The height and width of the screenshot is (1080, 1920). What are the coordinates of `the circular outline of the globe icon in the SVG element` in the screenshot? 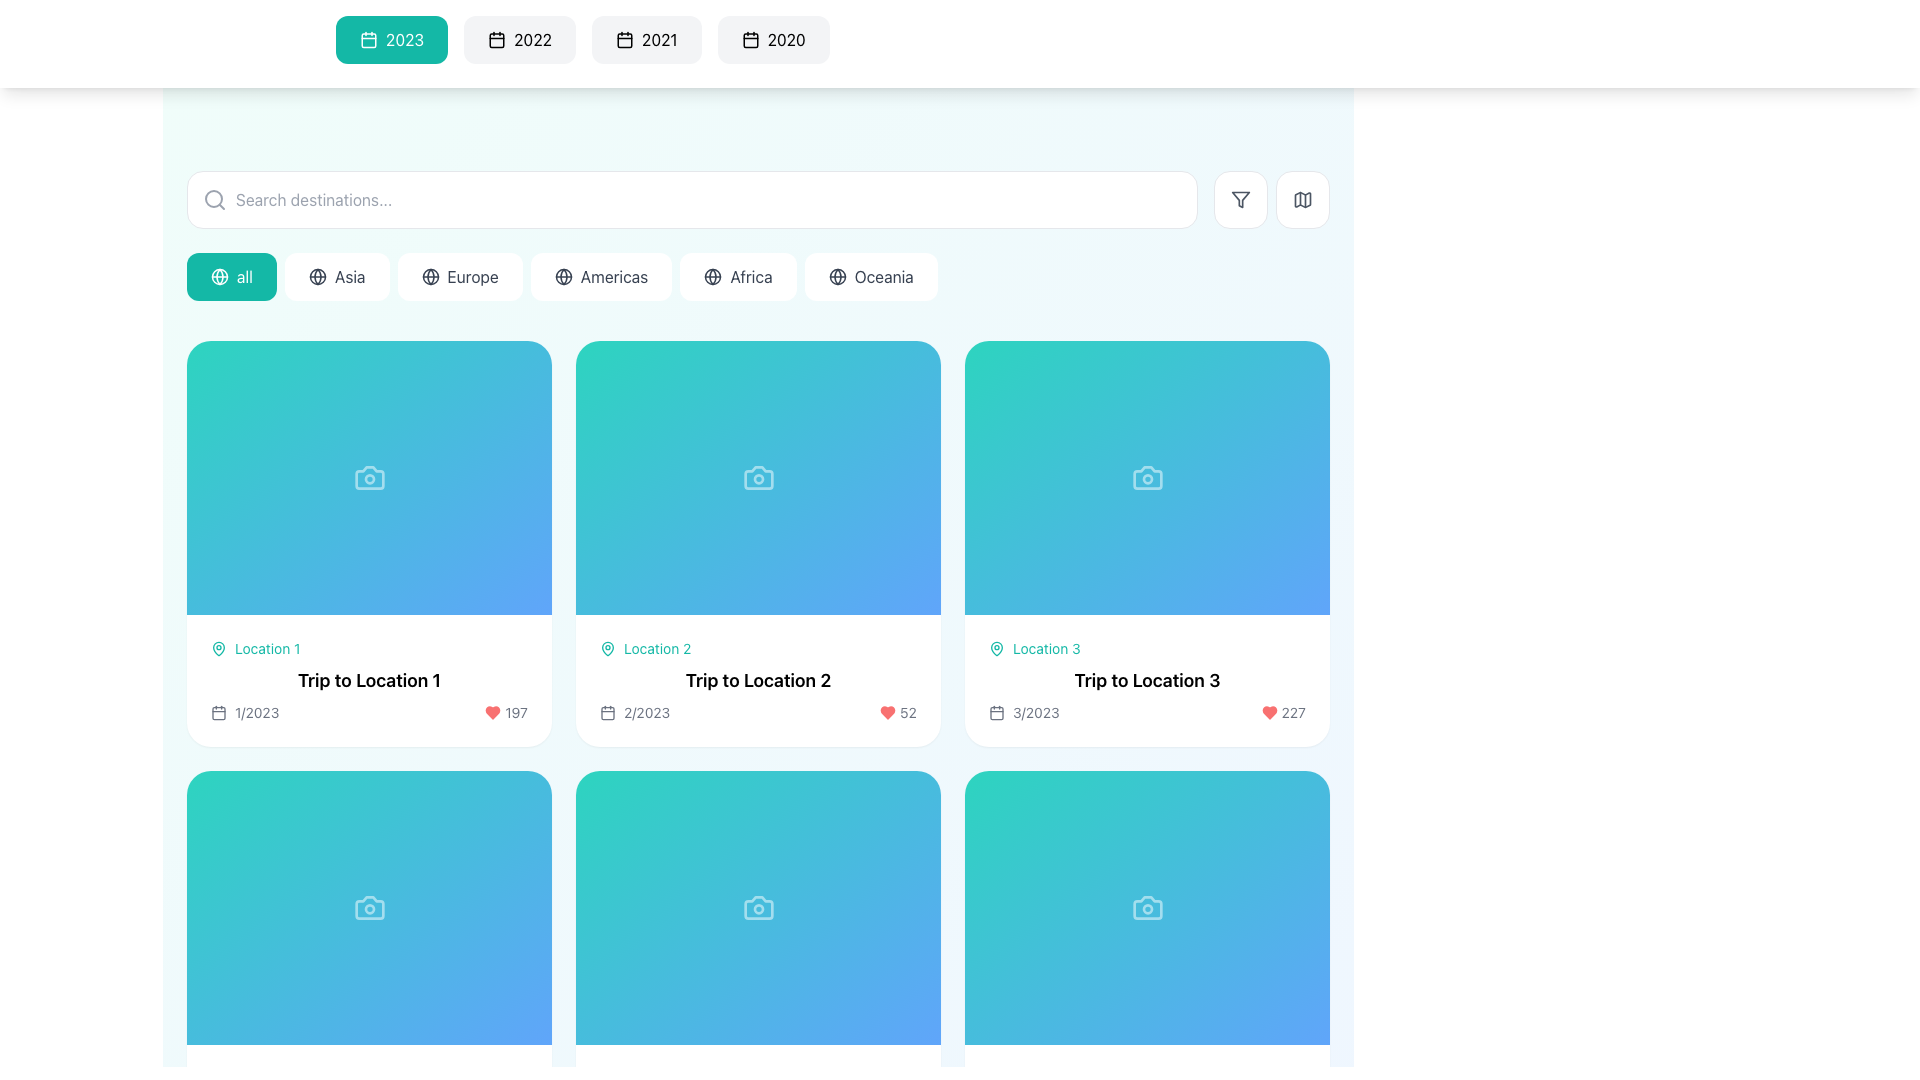 It's located at (713, 277).